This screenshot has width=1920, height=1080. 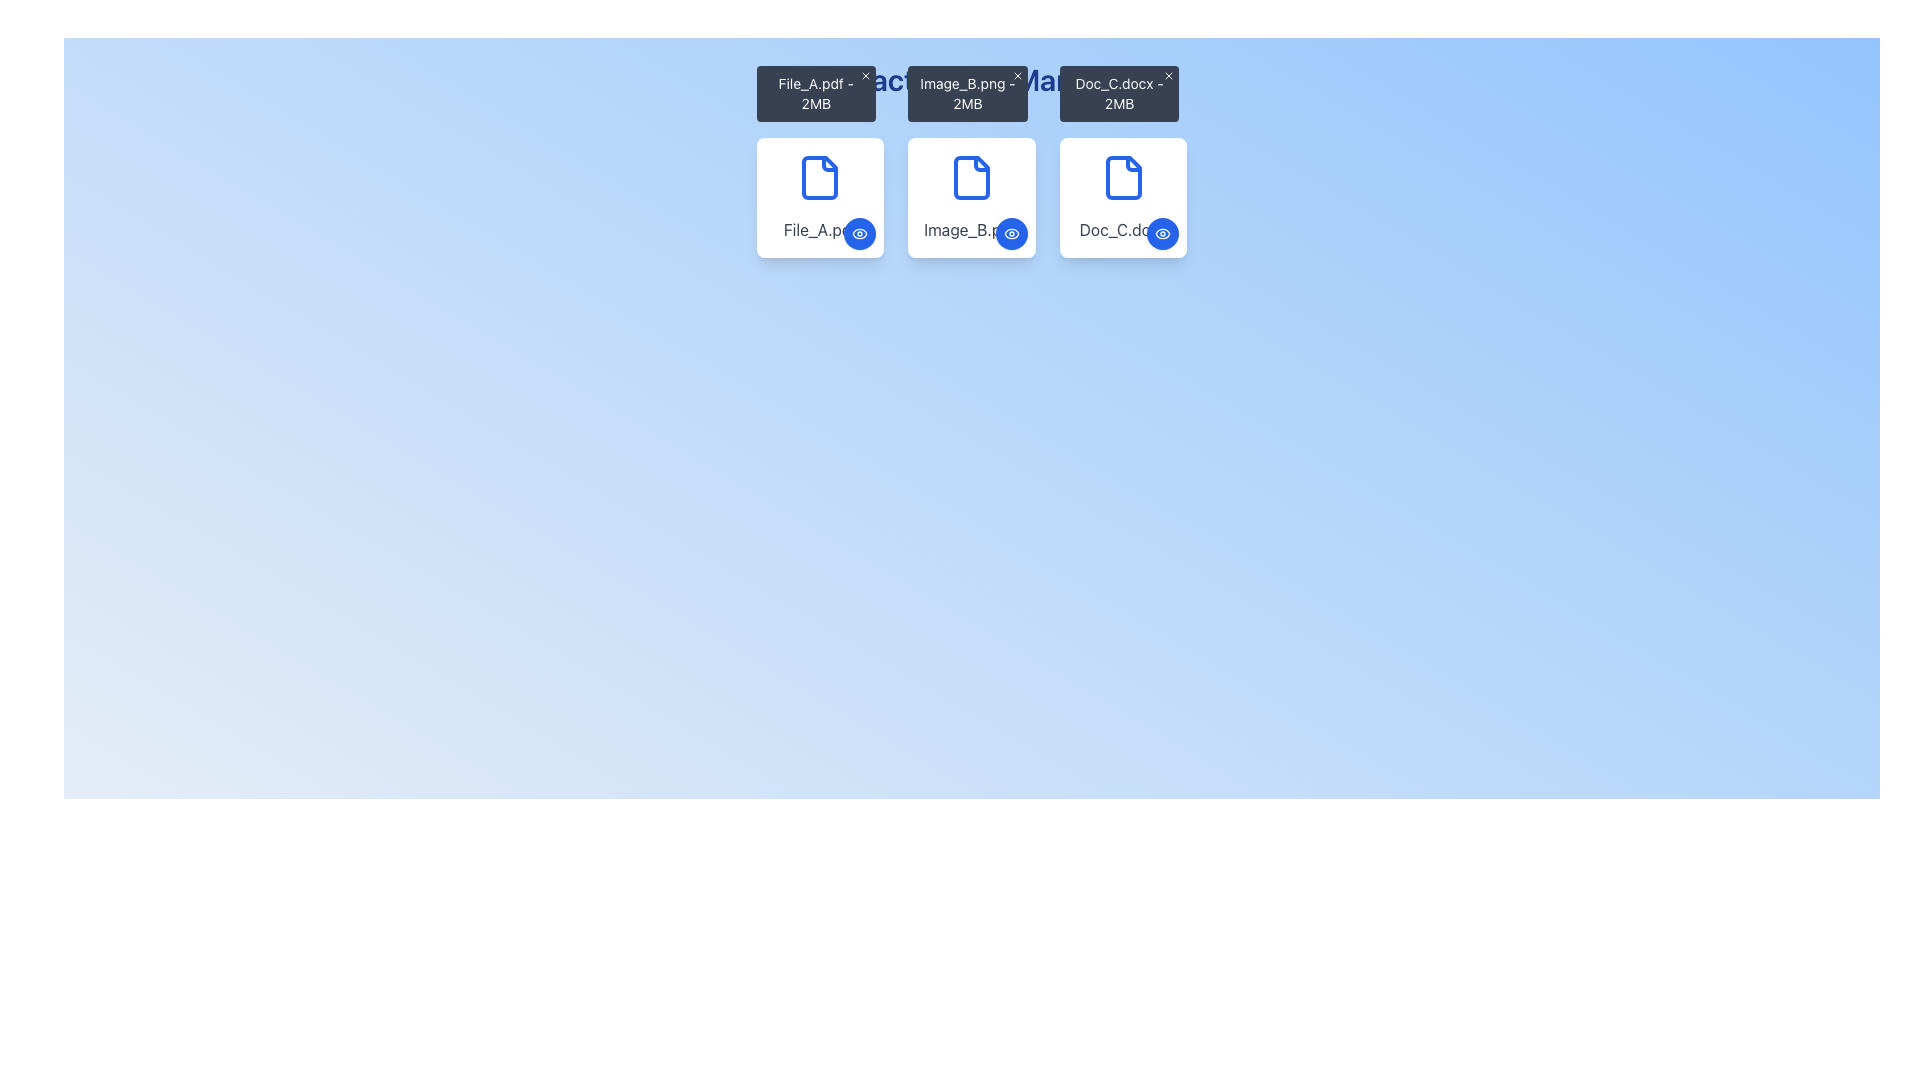 I want to click on the descriptive label of the file displayed in the second file card from the left, located below the file title and icon, and above the interactive elements like the eye icon, so click(x=971, y=229).